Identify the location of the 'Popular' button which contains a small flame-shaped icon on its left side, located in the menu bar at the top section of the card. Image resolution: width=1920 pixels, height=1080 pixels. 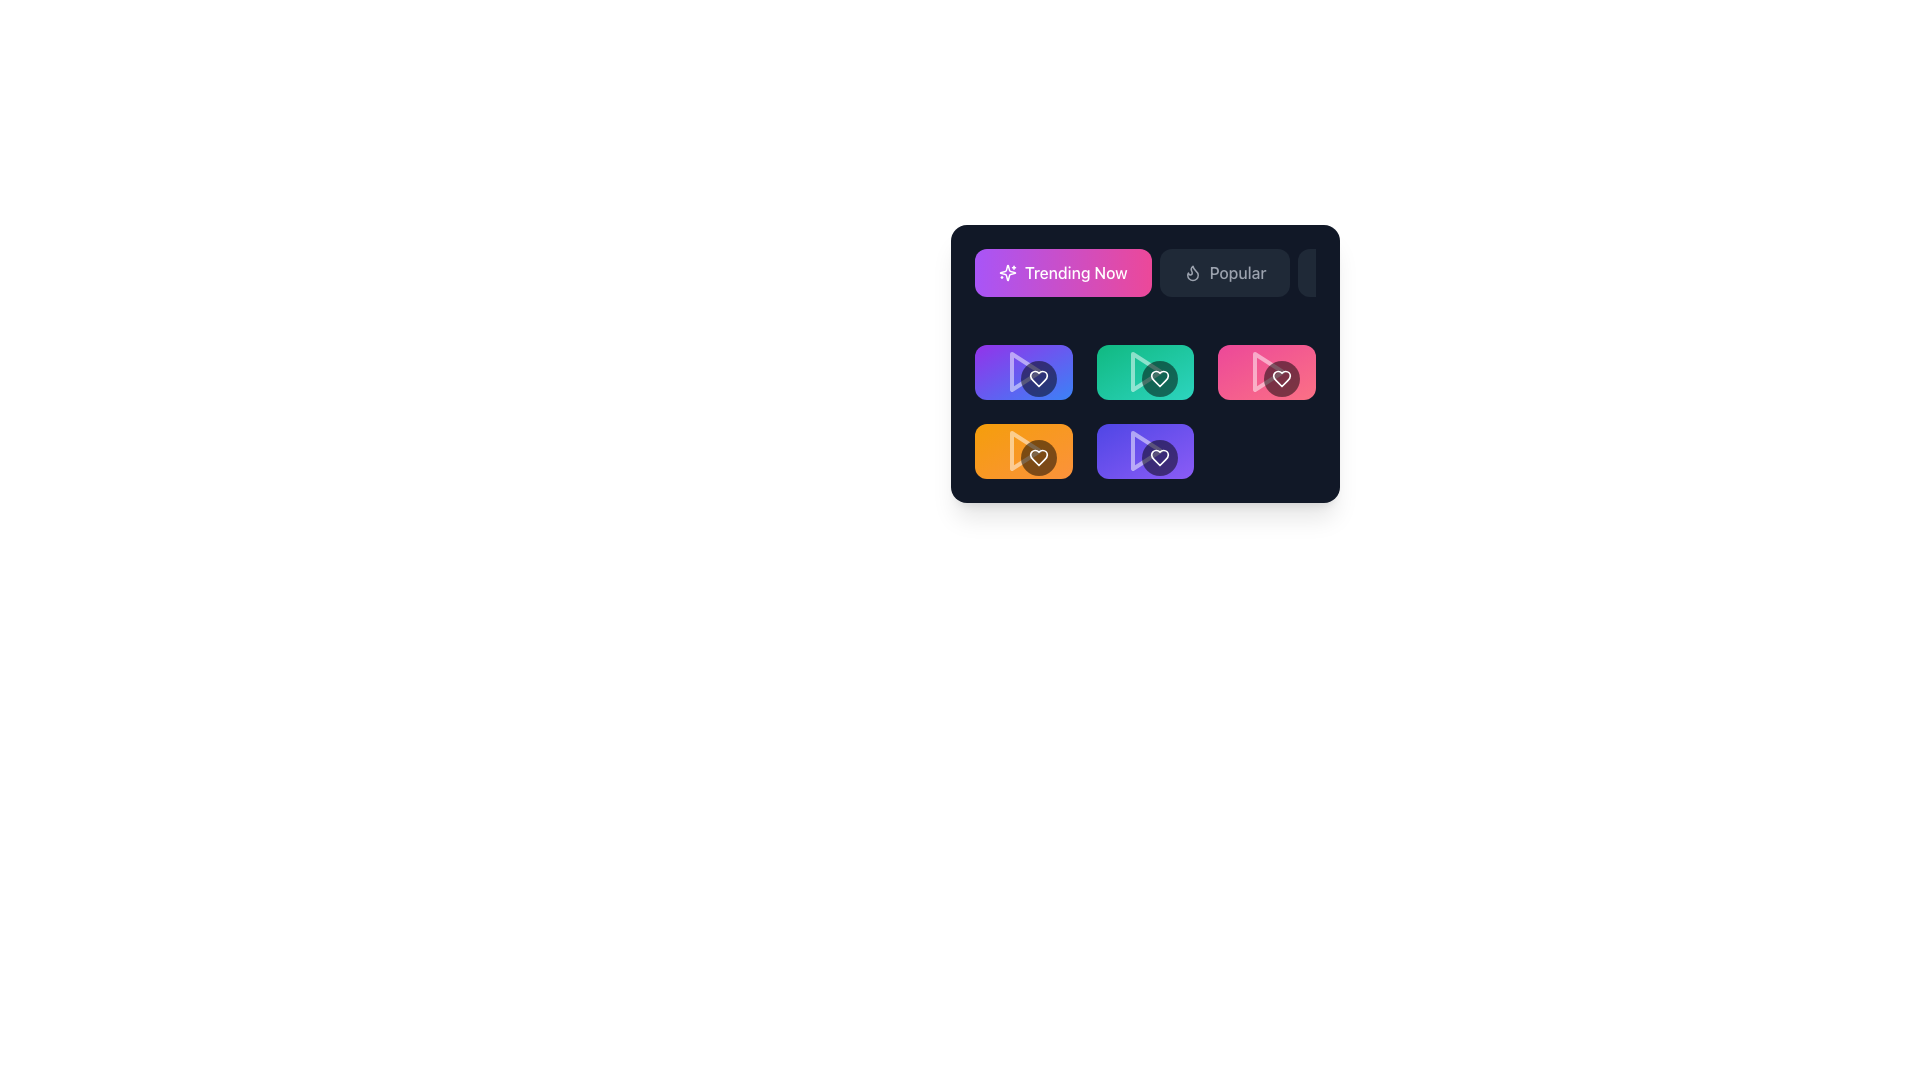
(1192, 273).